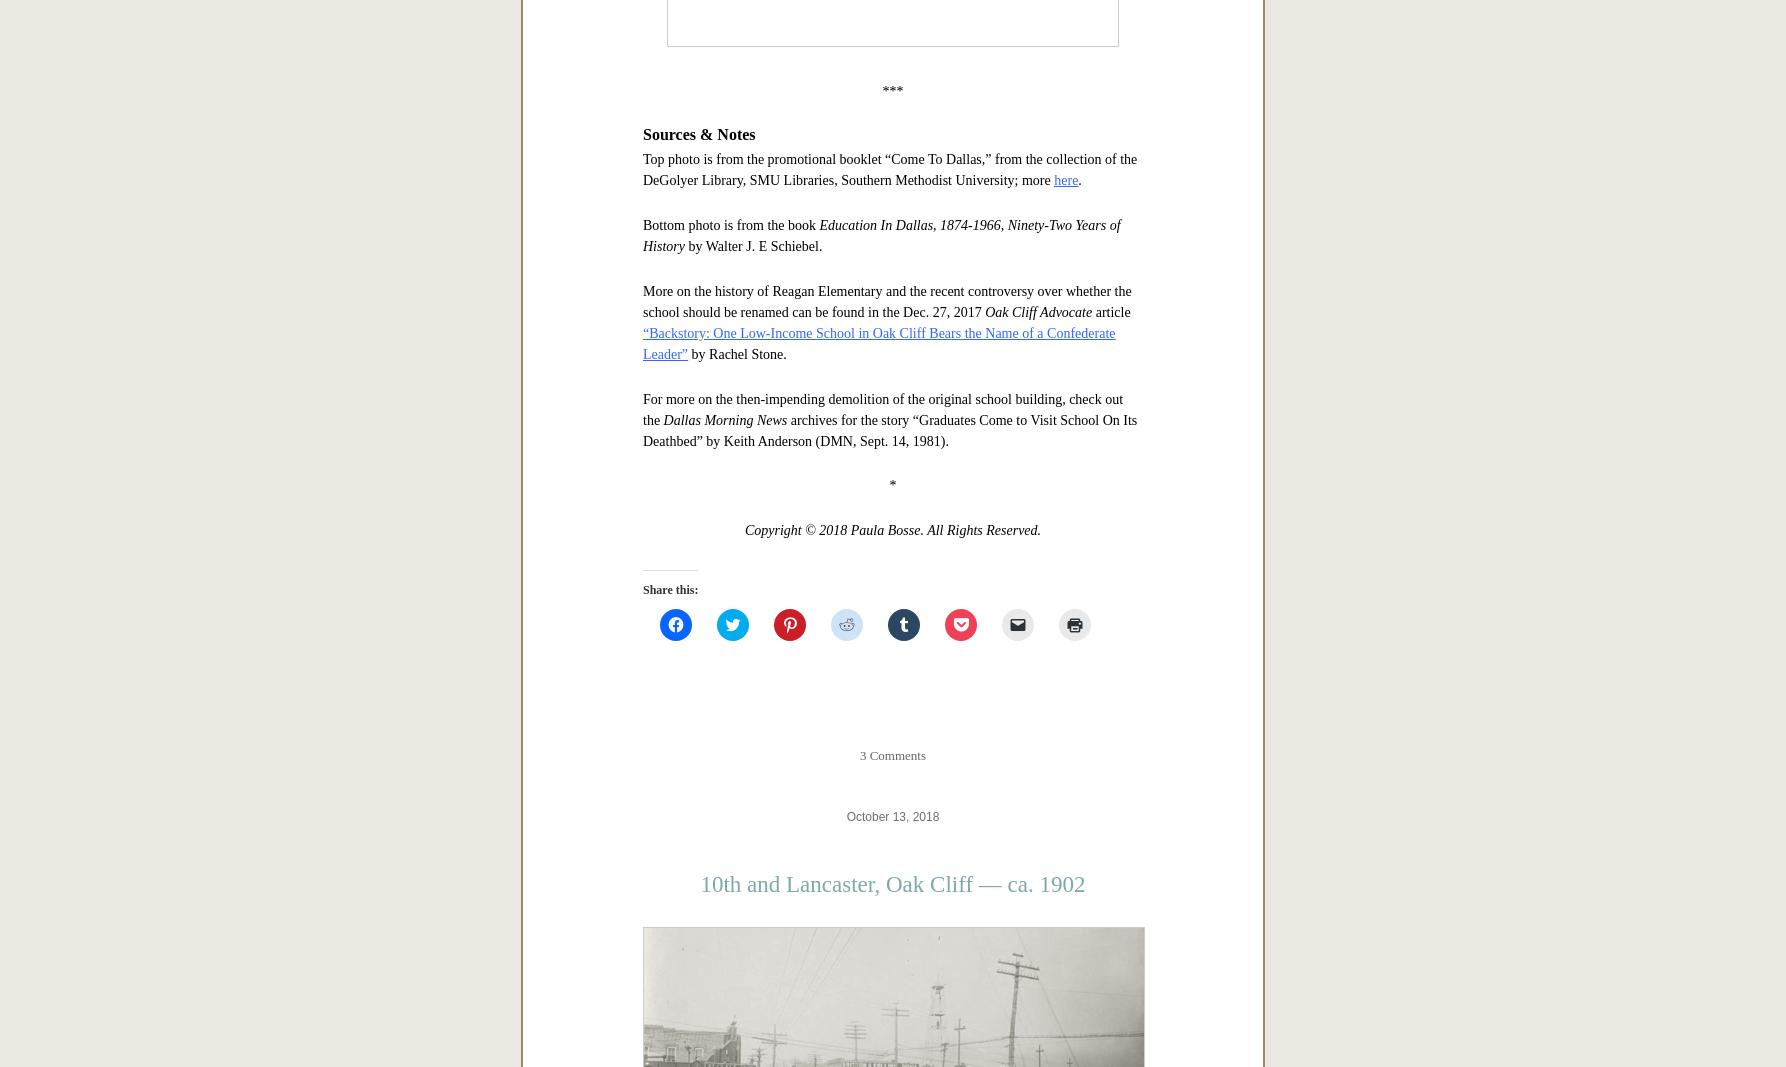  What do you see at coordinates (890, 338) in the screenshot?
I see `'As the population of Oak Cliff grew over the years, so did the school, which expanded with additions beyond those original four rooms in order to accommodate the continual growth of the neighborhood. The building had a good run and stood for 76 years — until it was demolished at the end of 1981 (or the beginning of 1982) to make room for a new building at the same  location. The new school retained the Reagan name, which has become a point of controversy in recent years.'` at bounding box center [890, 338].